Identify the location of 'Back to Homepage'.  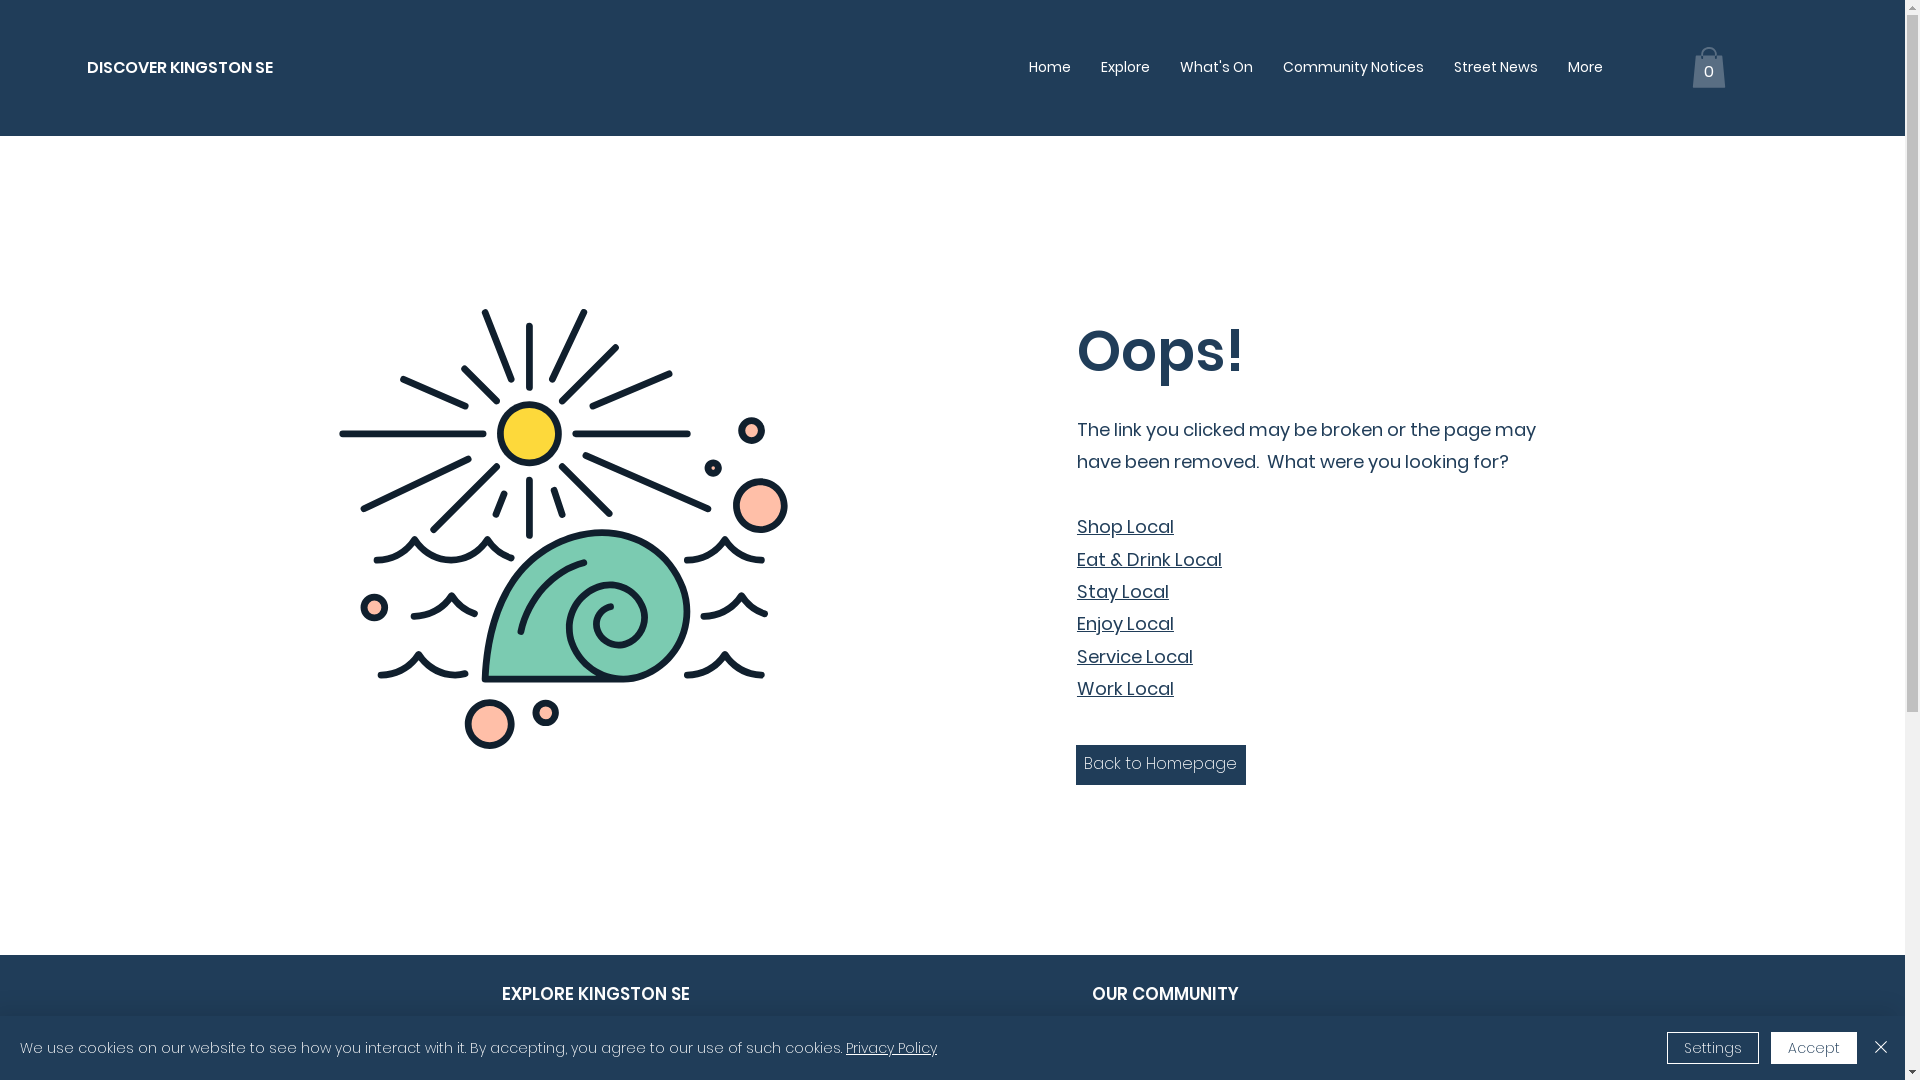
(1161, 764).